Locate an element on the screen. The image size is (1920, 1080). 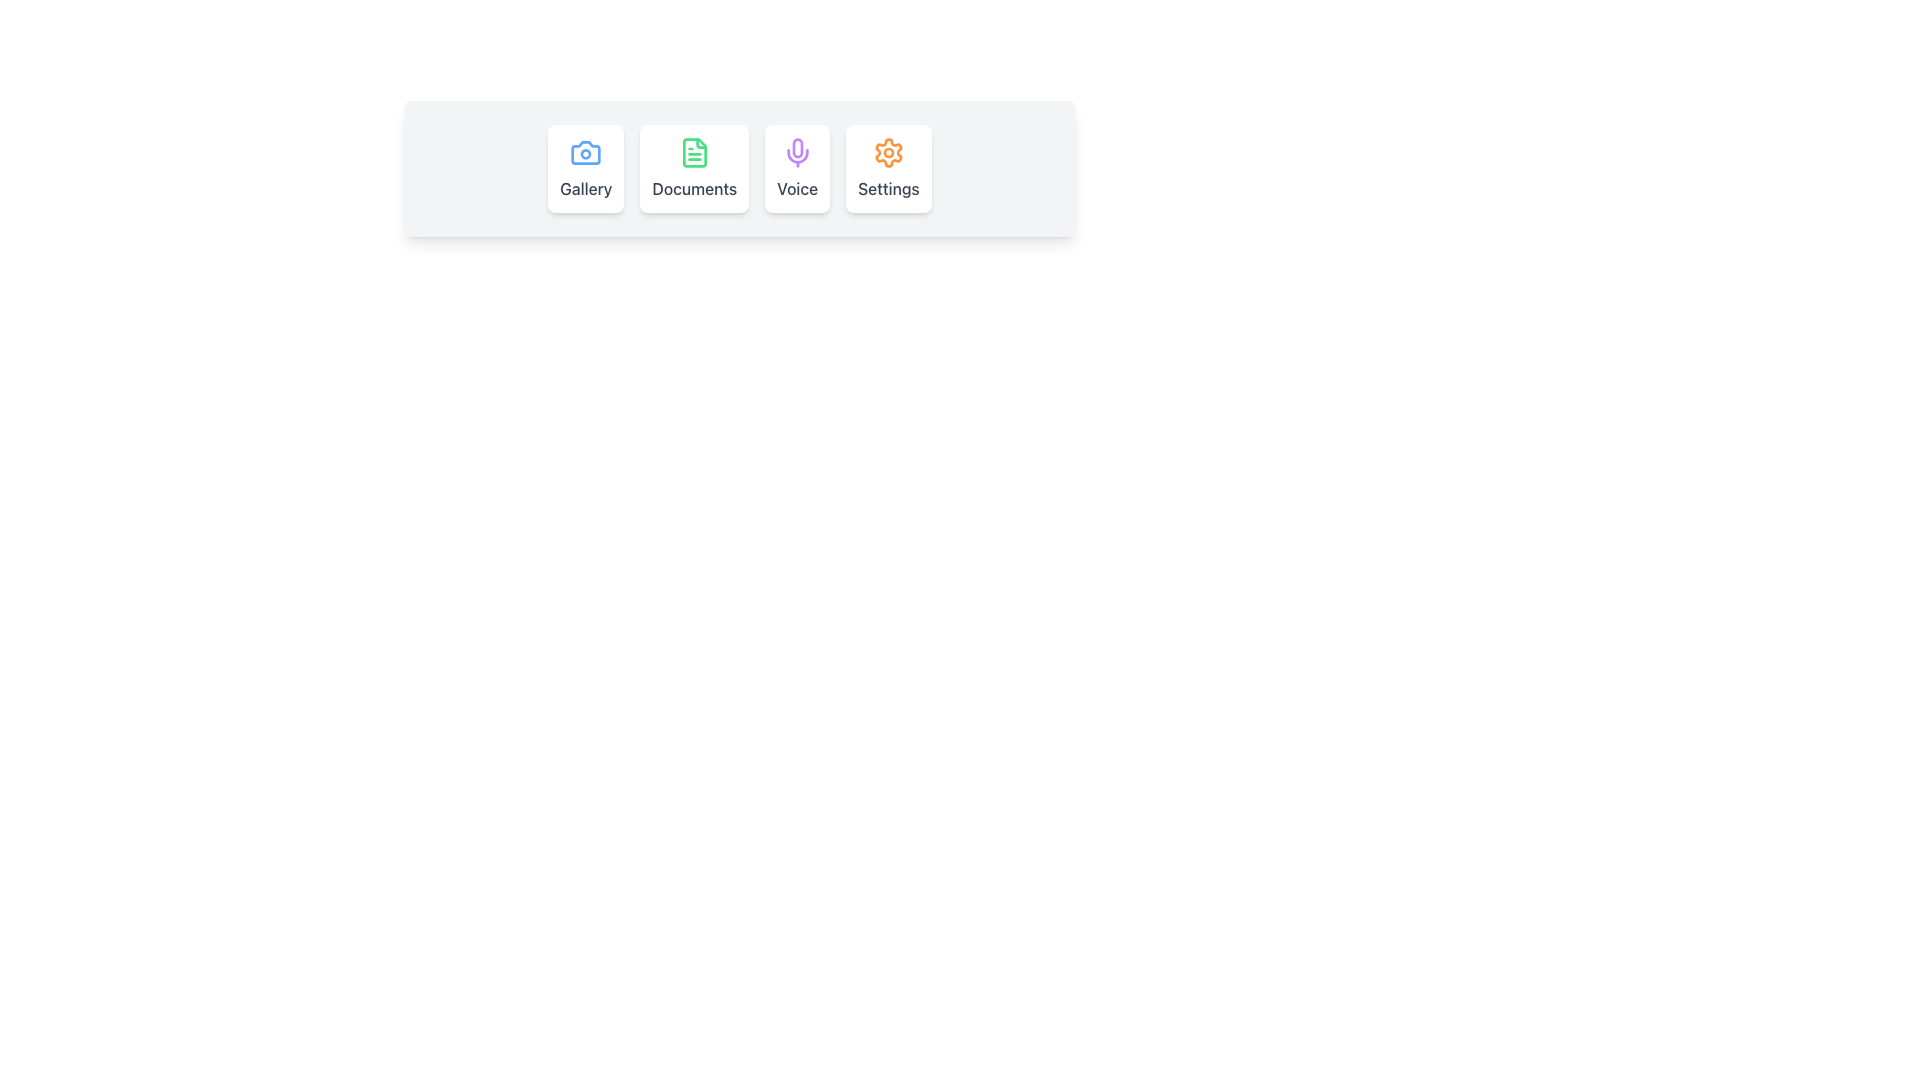
the gear-shaped orange icon within the 'Settings' card for additional information is located at coordinates (887, 152).